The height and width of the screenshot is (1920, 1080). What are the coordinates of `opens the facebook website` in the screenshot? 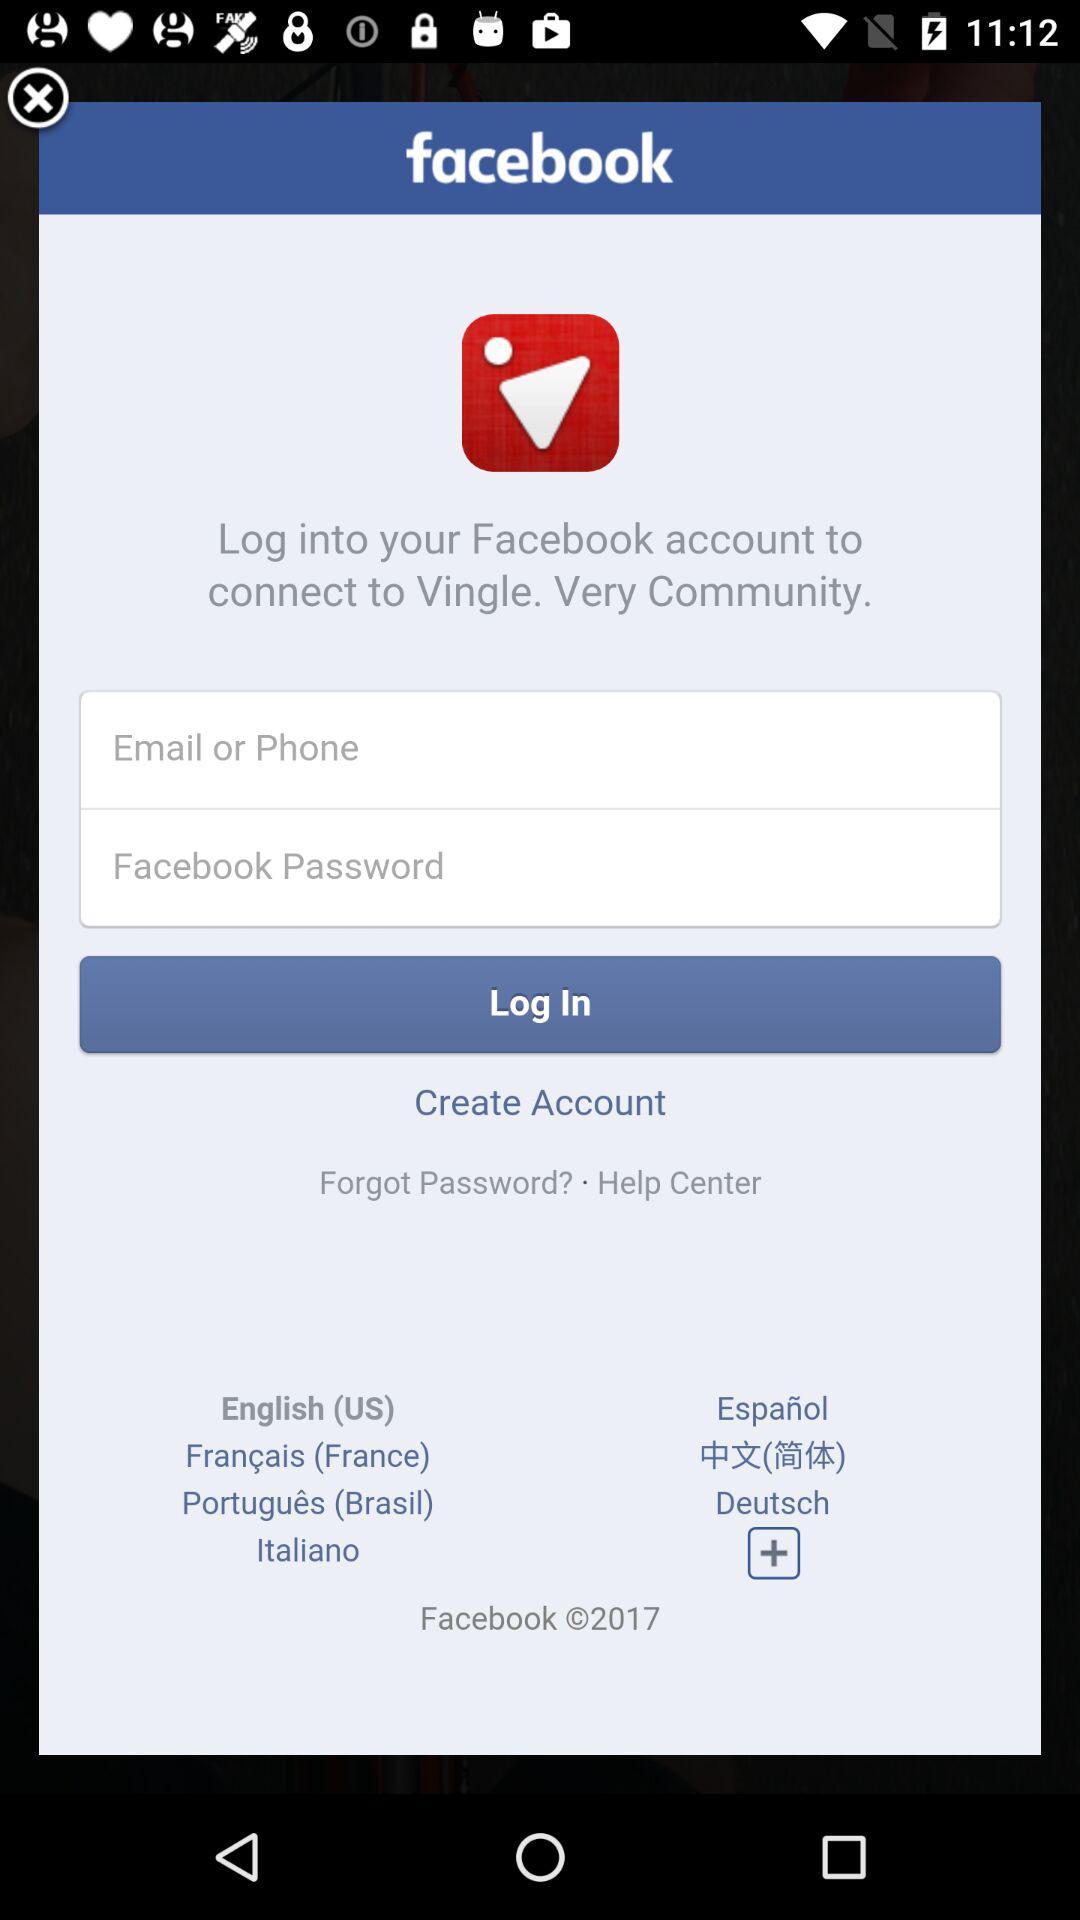 It's located at (540, 927).